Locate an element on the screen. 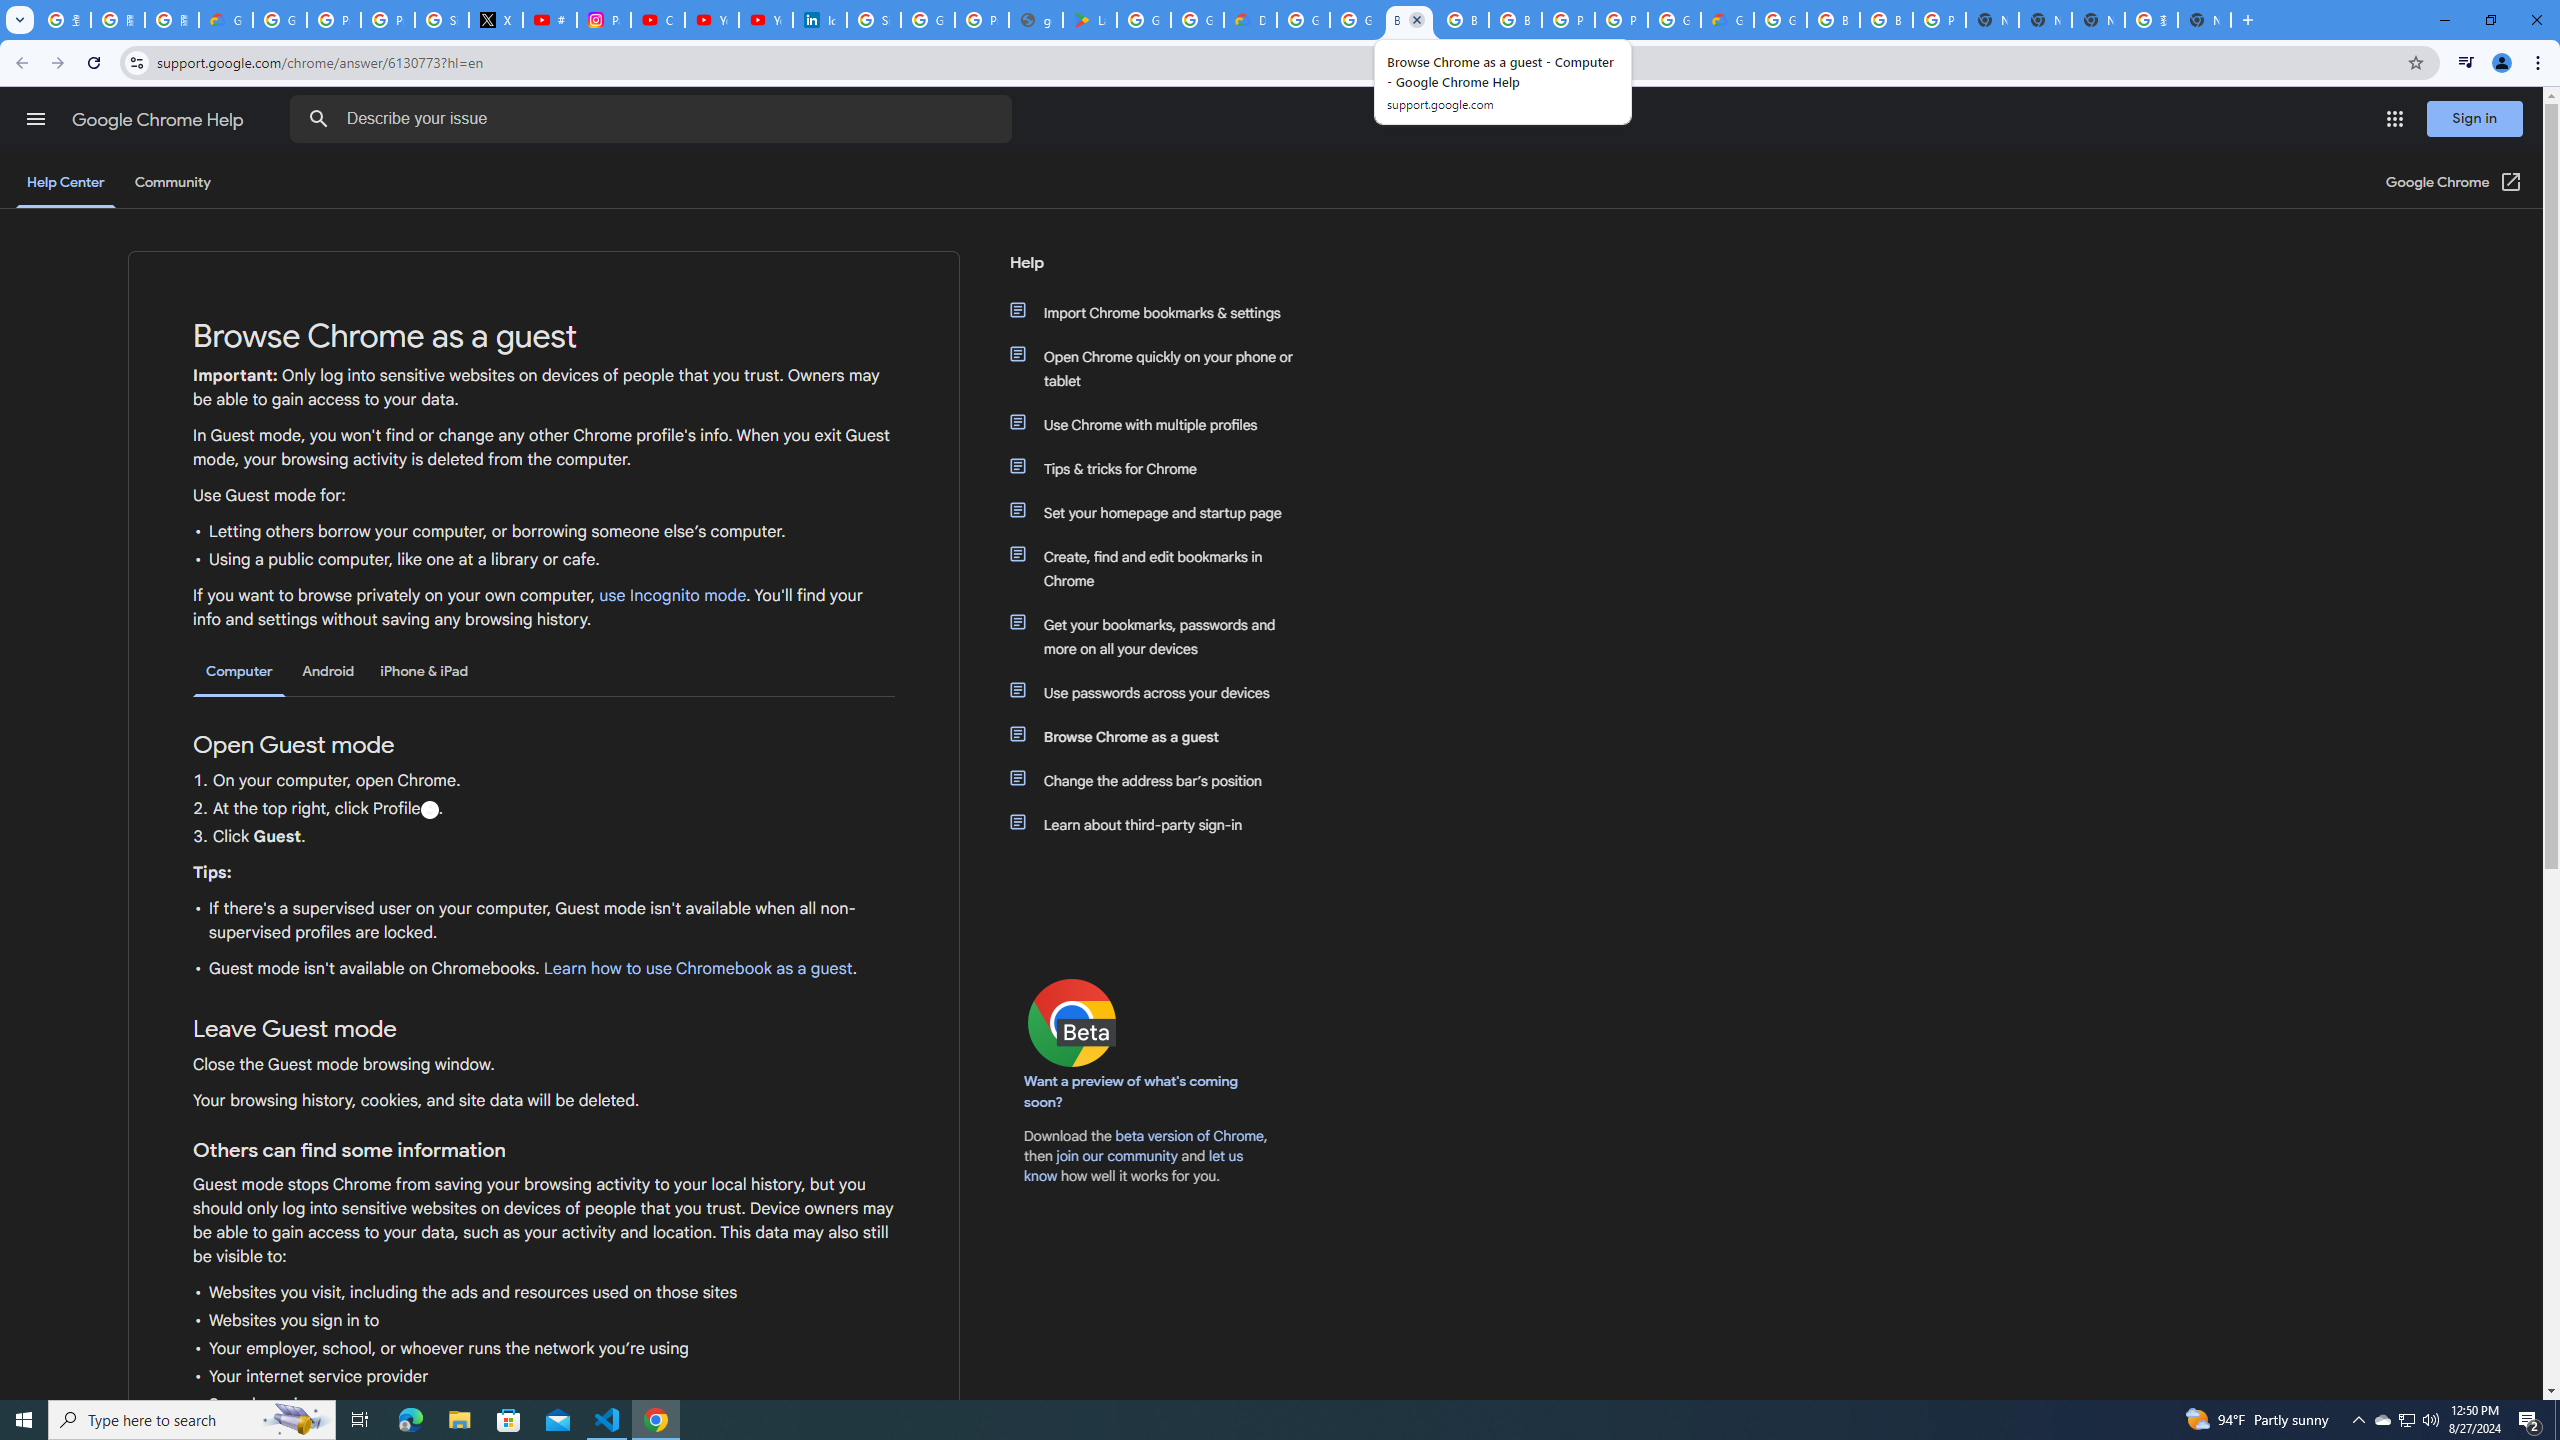 The height and width of the screenshot is (1440, 2560). 'Search Help Center' is located at coordinates (317, 118).